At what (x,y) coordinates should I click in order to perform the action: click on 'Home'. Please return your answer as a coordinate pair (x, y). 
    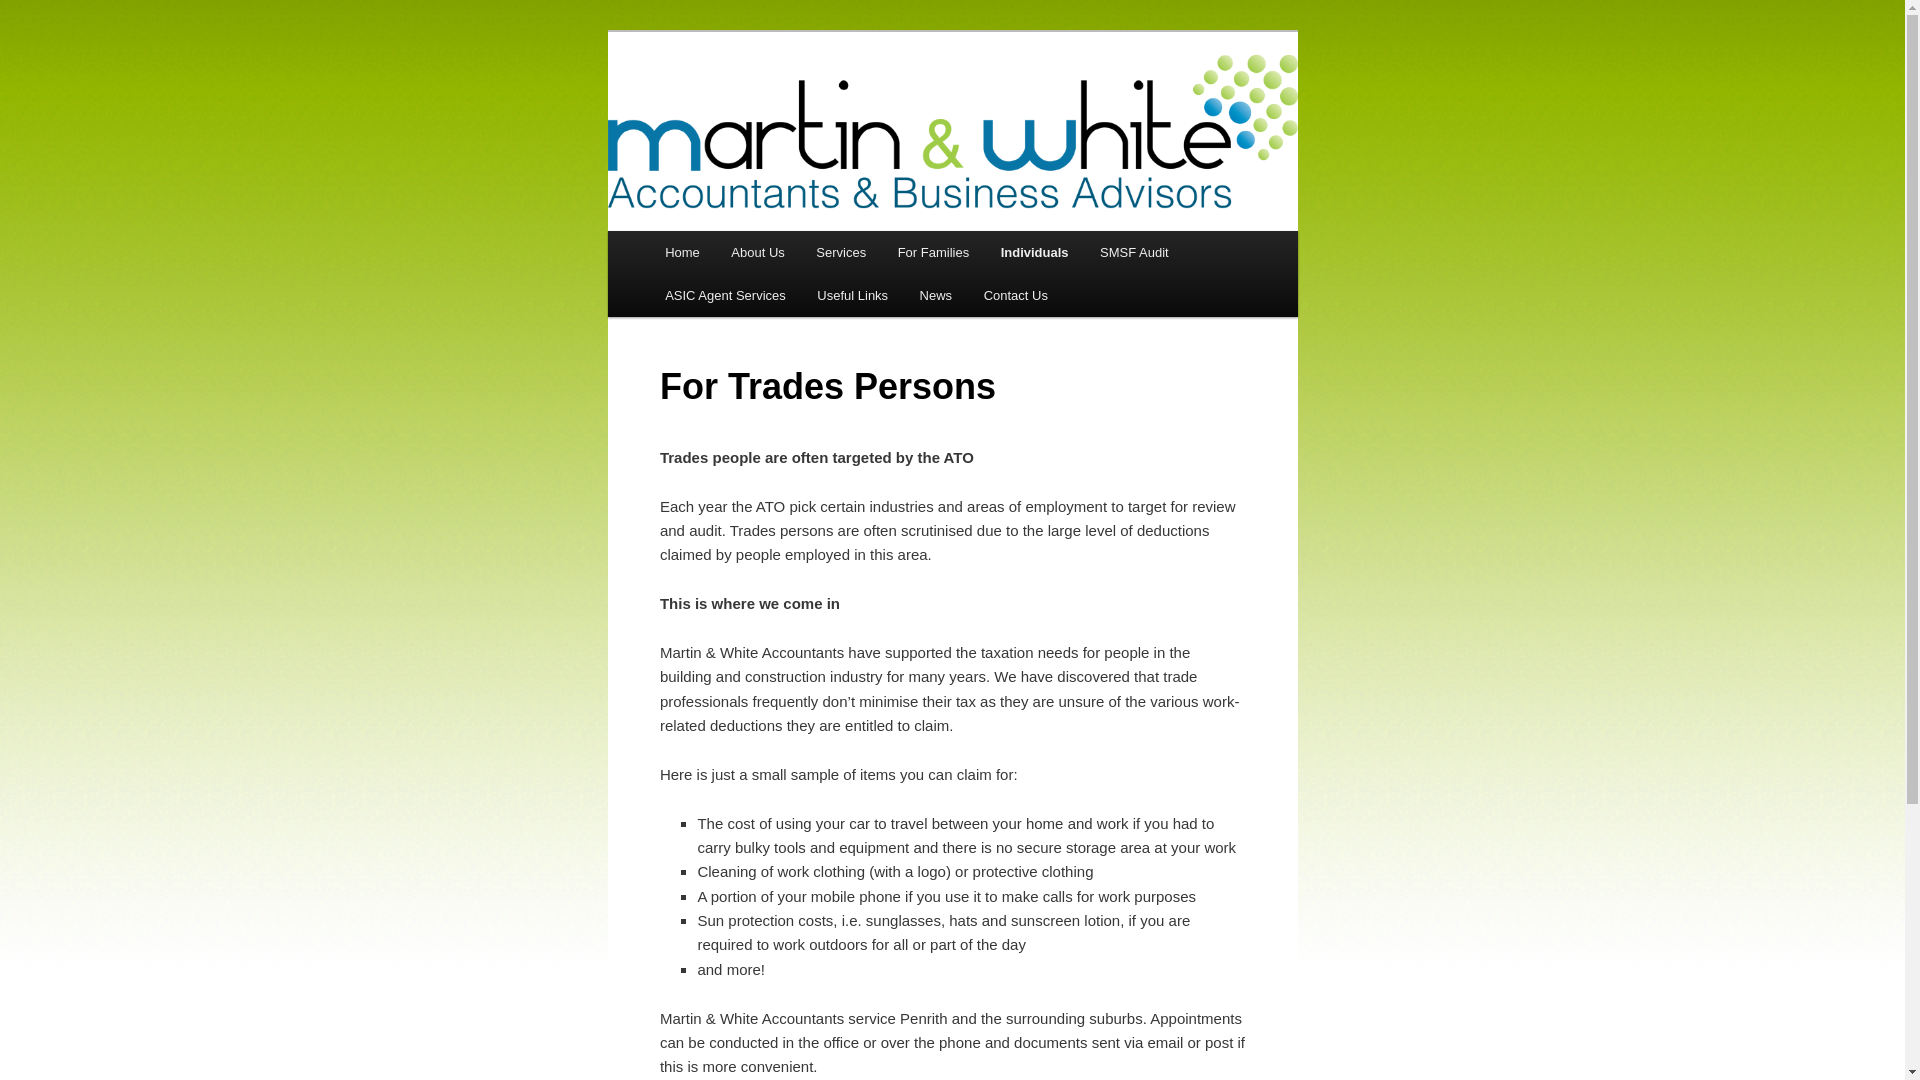
    Looking at the image, I should click on (681, 251).